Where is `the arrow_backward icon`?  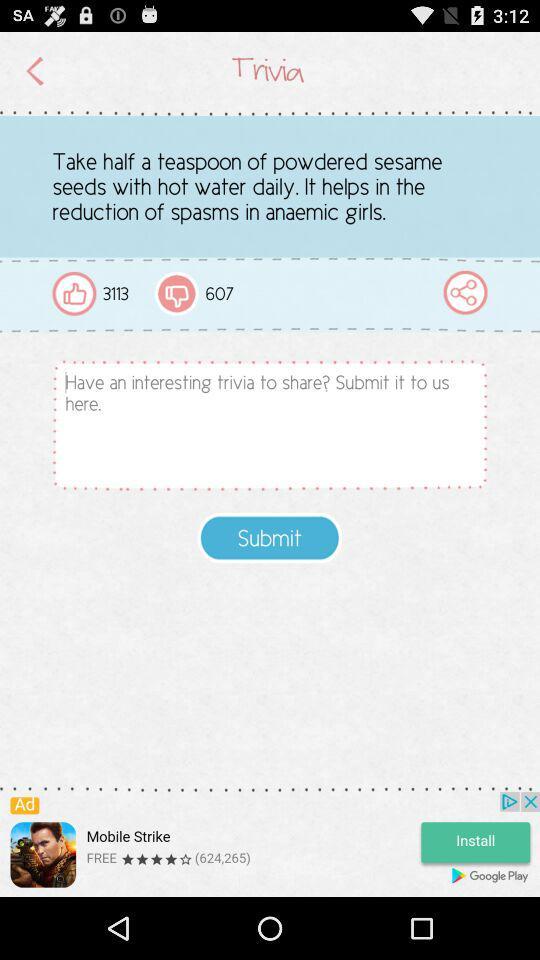
the arrow_backward icon is located at coordinates (35, 75).